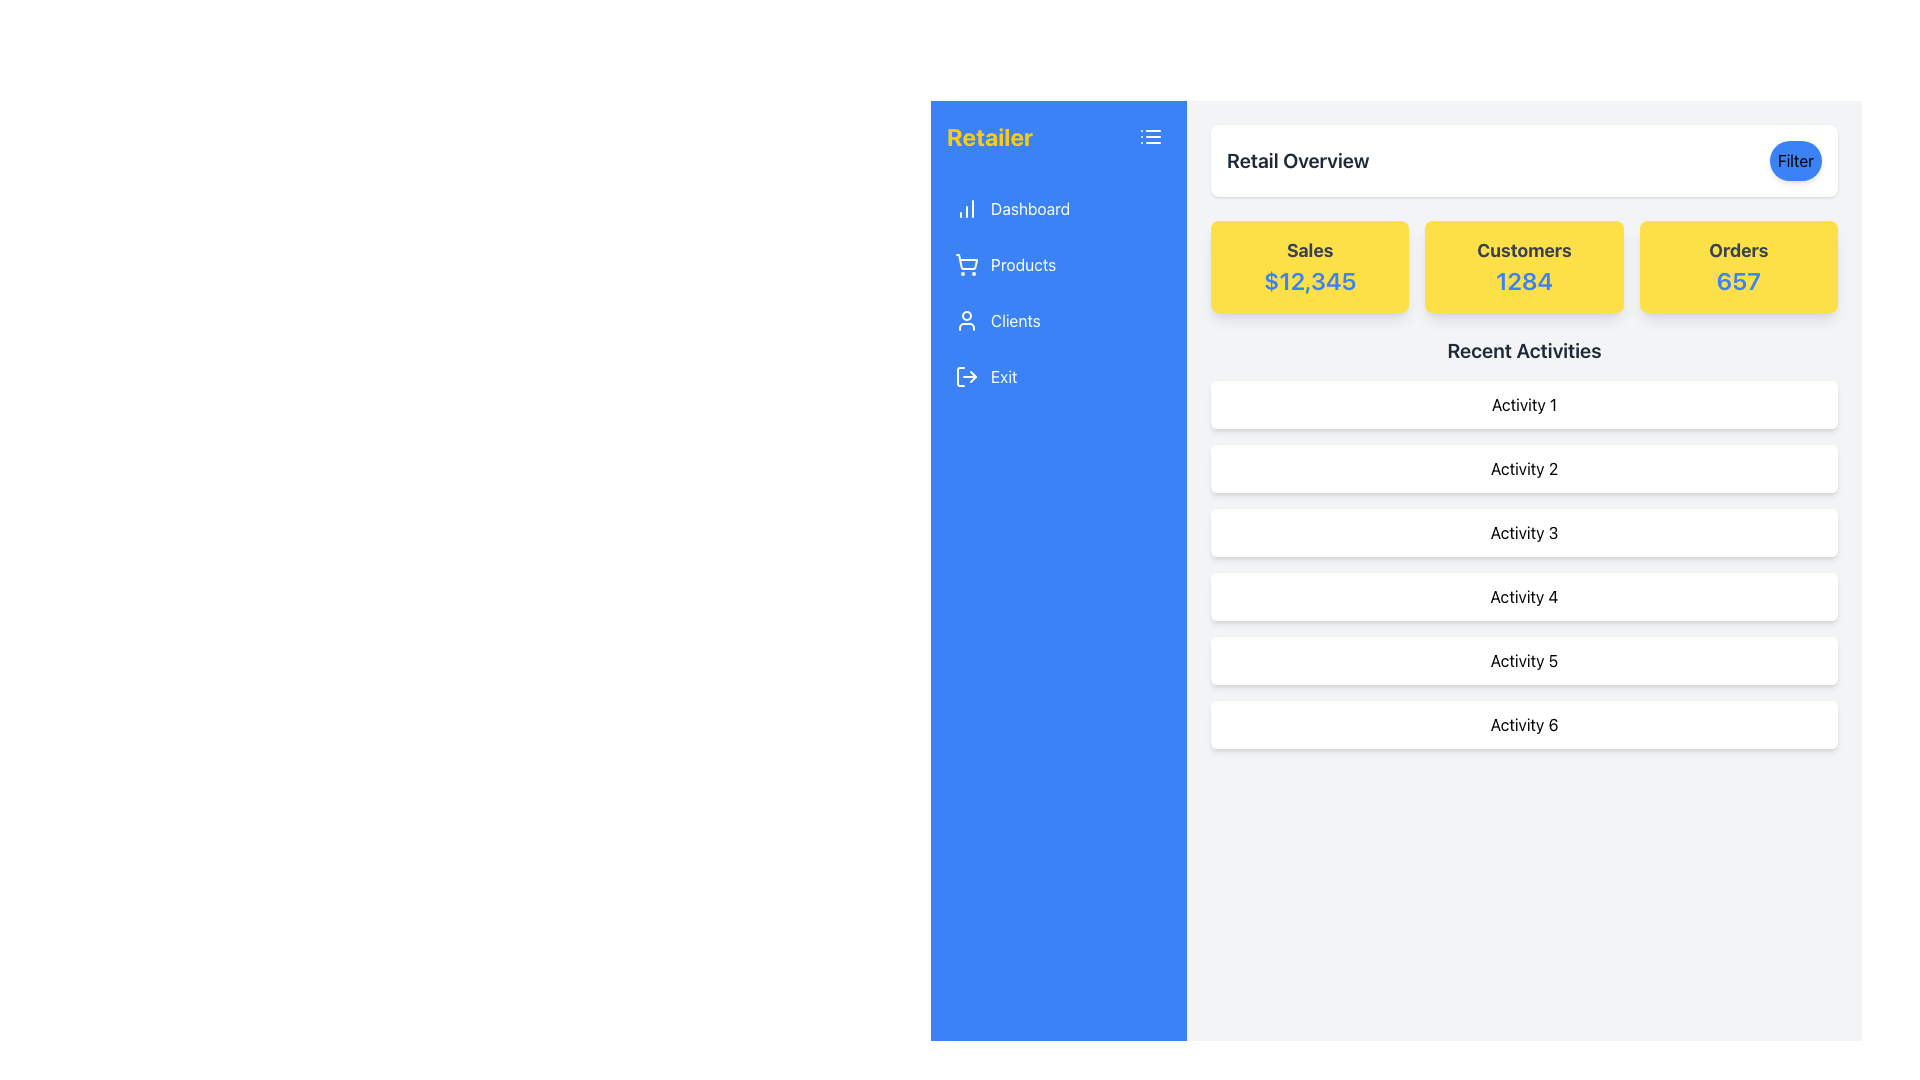  What do you see at coordinates (1523, 265) in the screenshot?
I see `the Statistical display card that shows the number 1284 in a large blue font, indicating total customer count, with a smaller title 'Customers' above it in bold gray text, set against a yellow background with rounded corners` at bounding box center [1523, 265].